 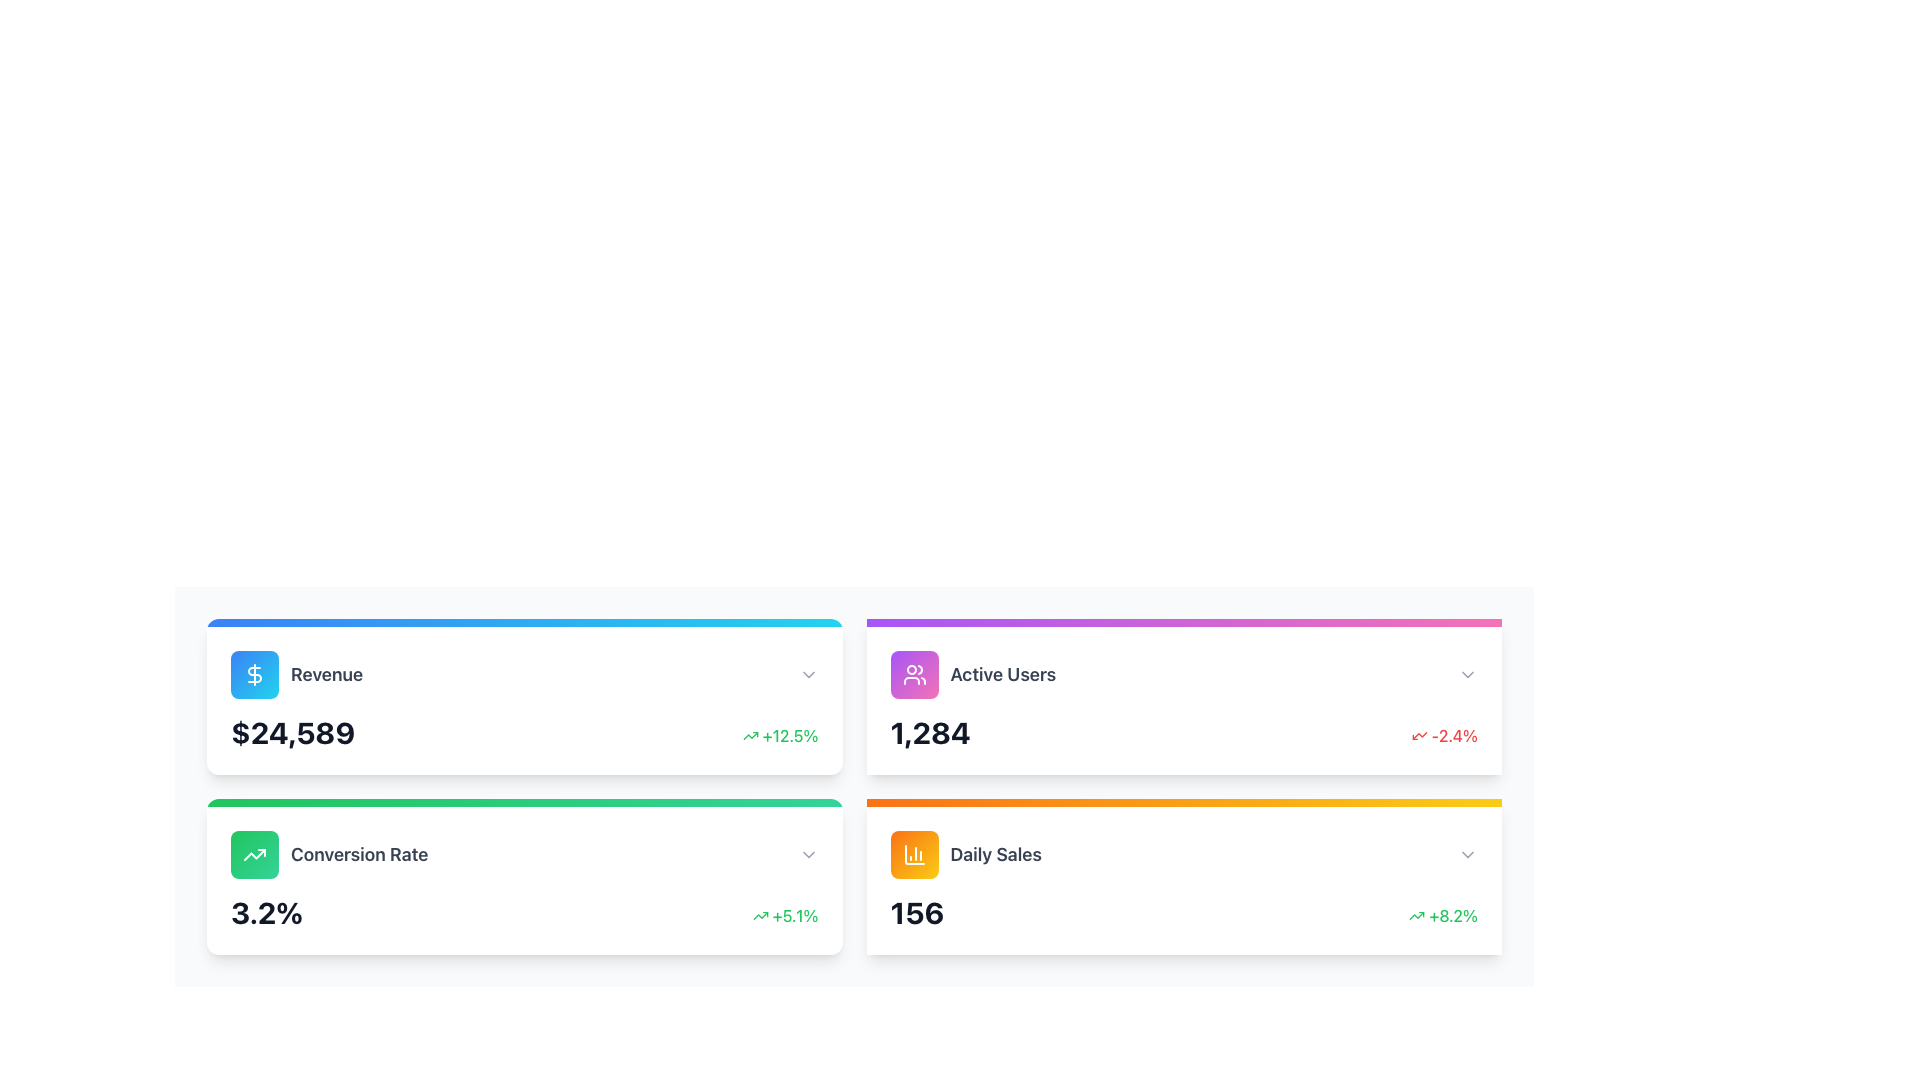 I want to click on the 'Revenue' text label with the adjacent dollar sign icon located in the top-left section of the dashboard interface, so click(x=296, y=675).